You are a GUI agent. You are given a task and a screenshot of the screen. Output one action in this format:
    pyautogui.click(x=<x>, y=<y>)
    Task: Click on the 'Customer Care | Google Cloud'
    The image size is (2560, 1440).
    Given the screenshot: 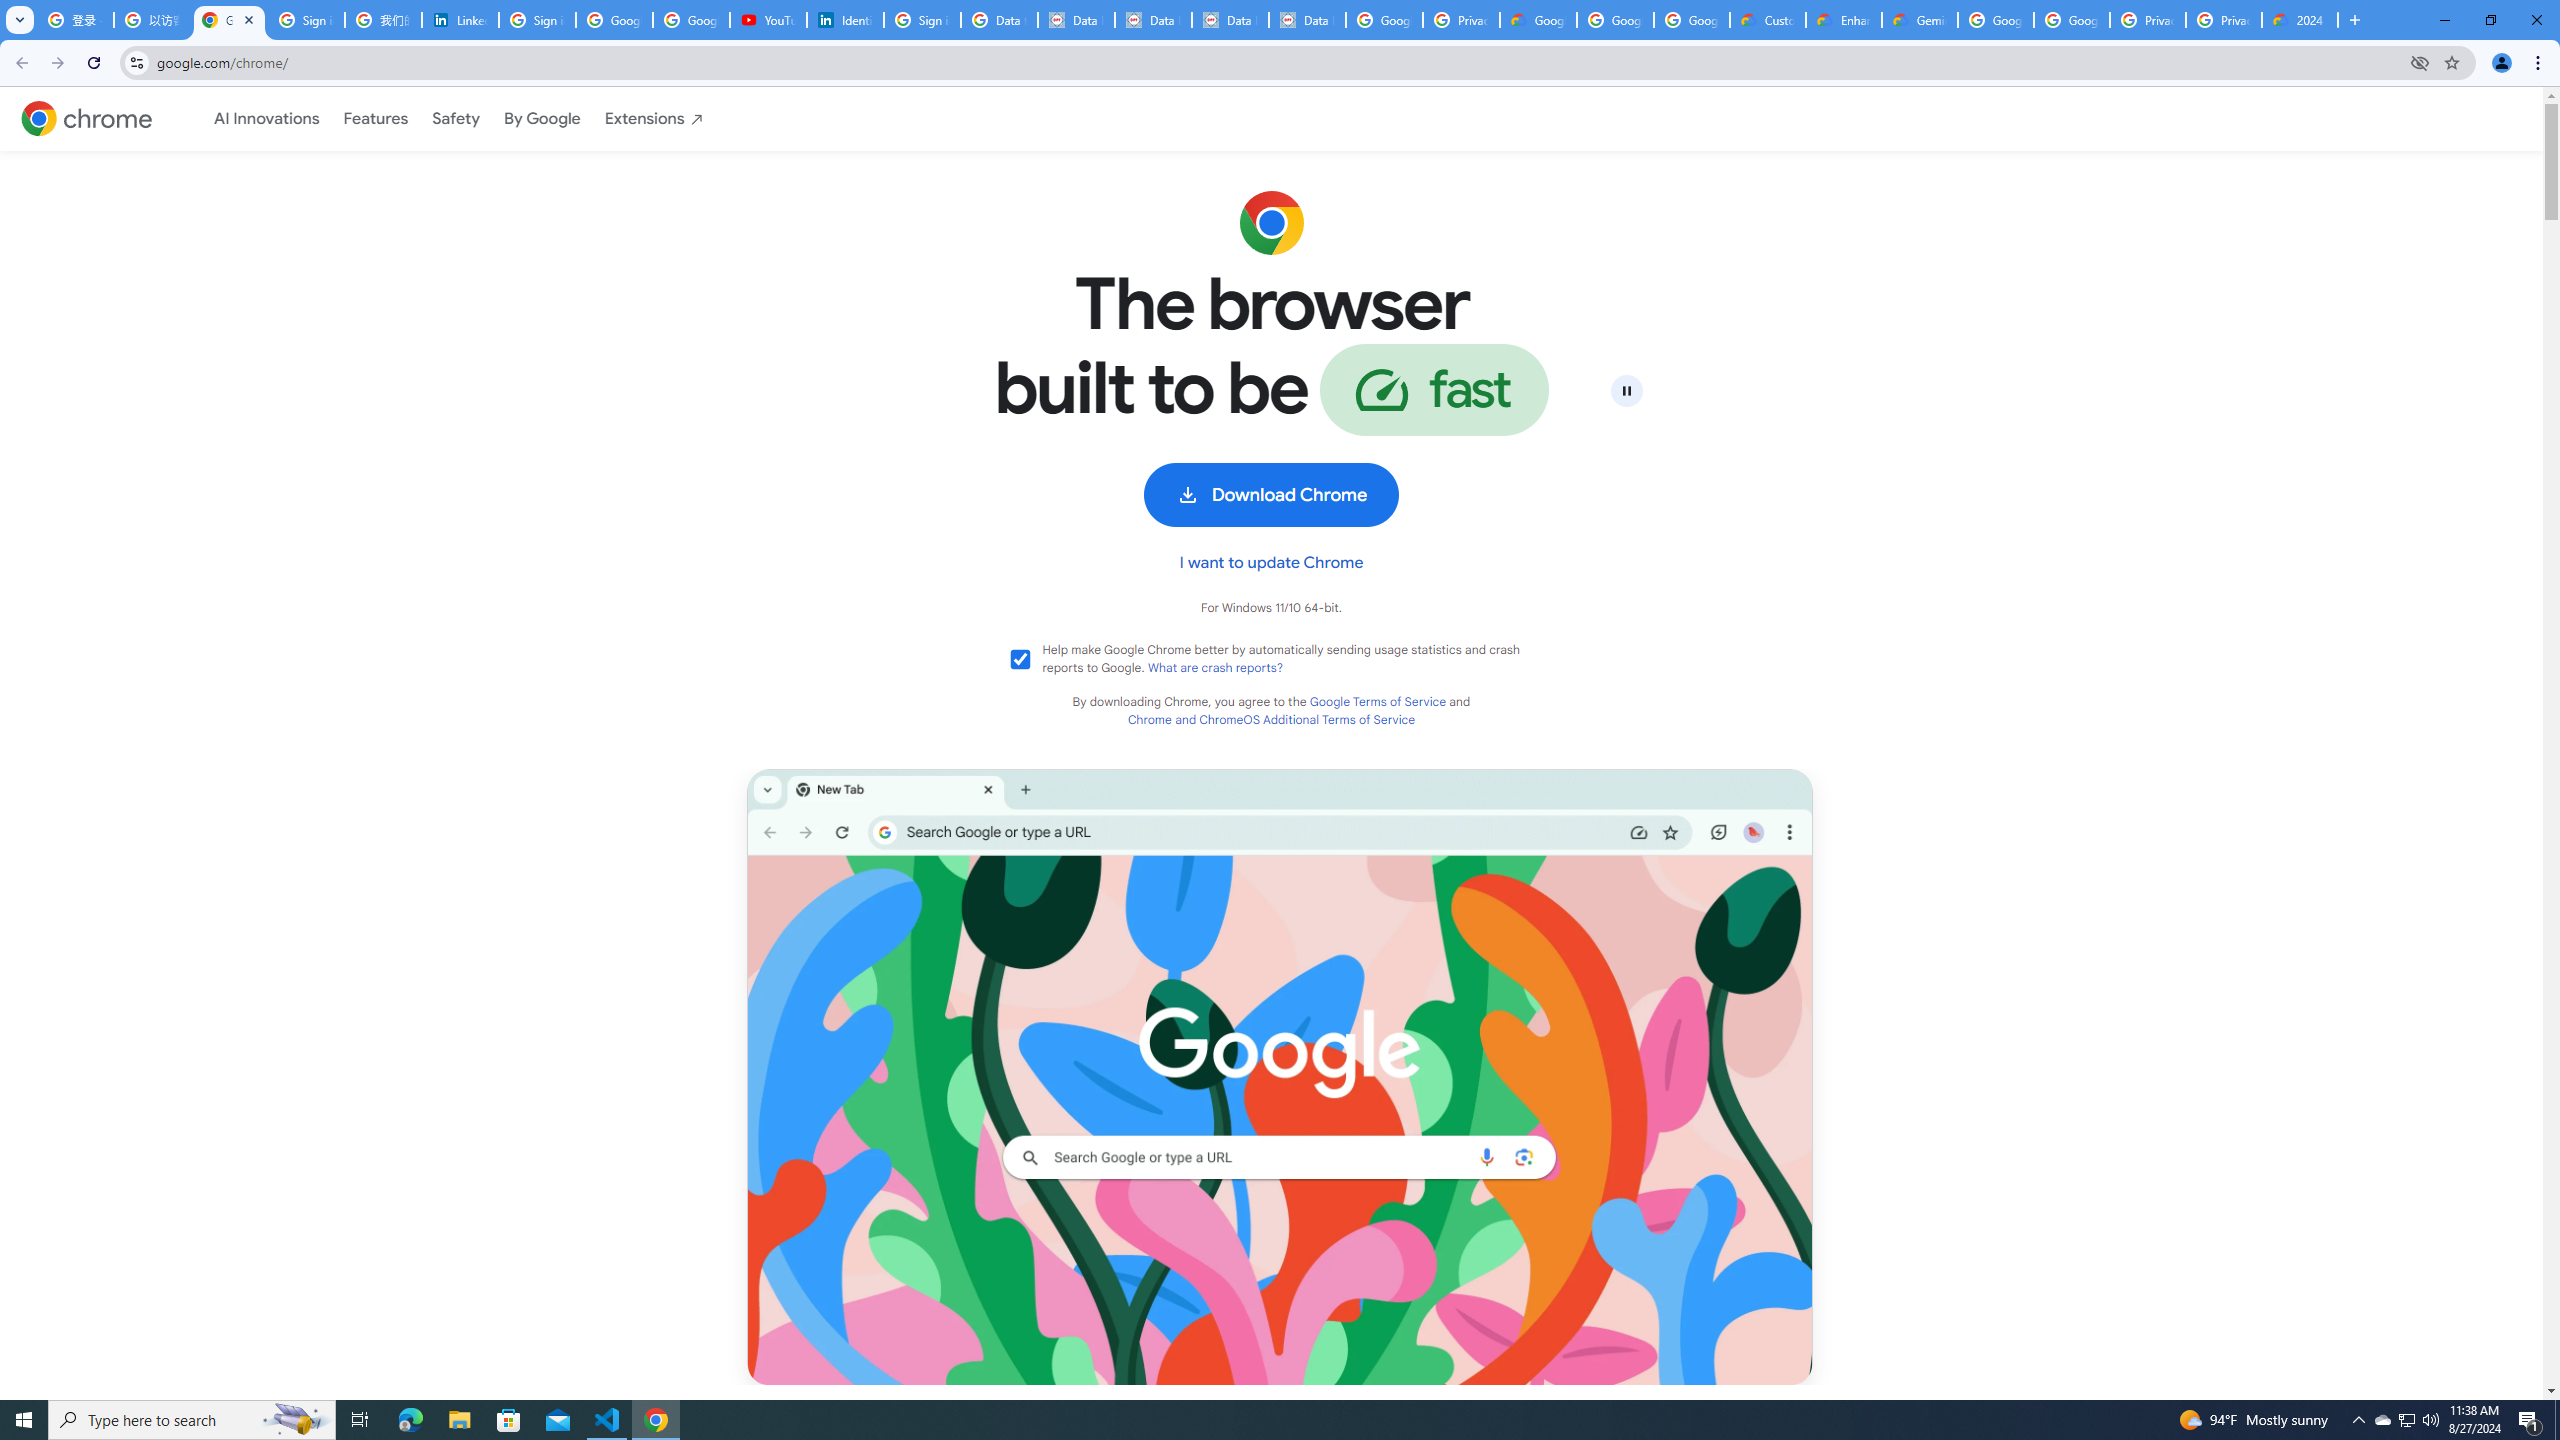 What is the action you would take?
    pyautogui.click(x=1766, y=19)
    